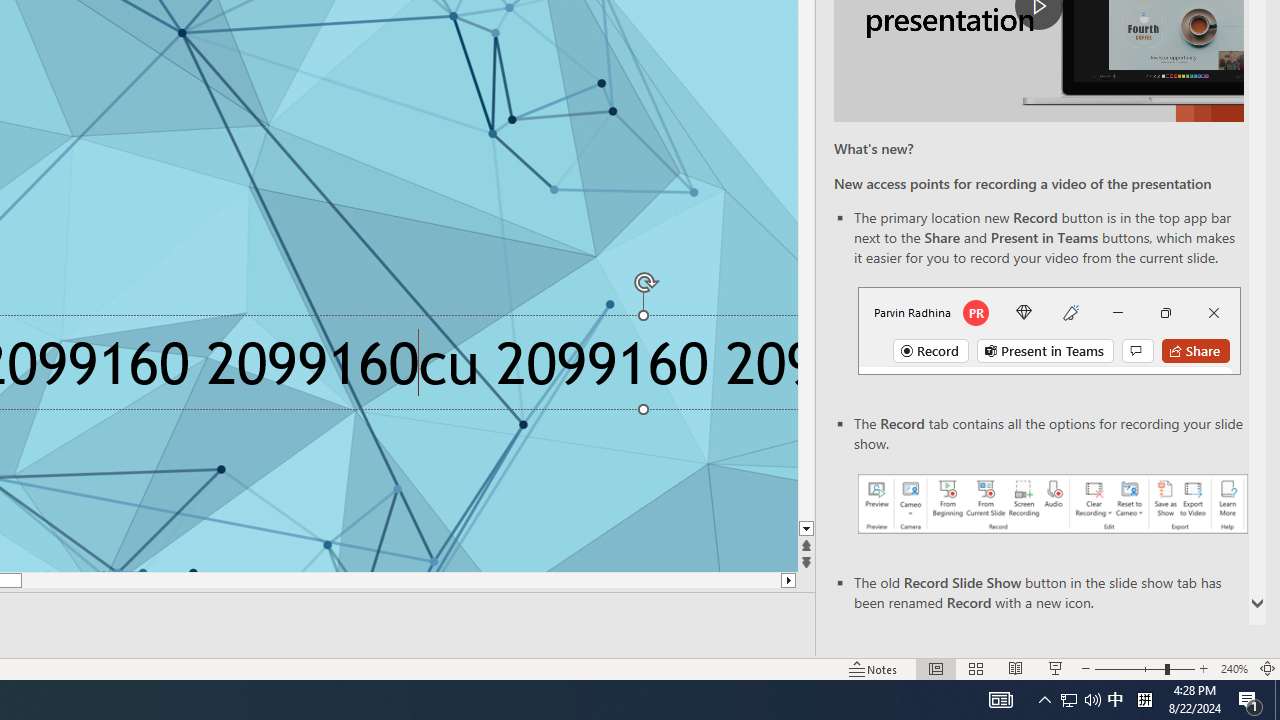  Describe the element at coordinates (1233, 669) in the screenshot. I see `'Zoom 240%'` at that location.